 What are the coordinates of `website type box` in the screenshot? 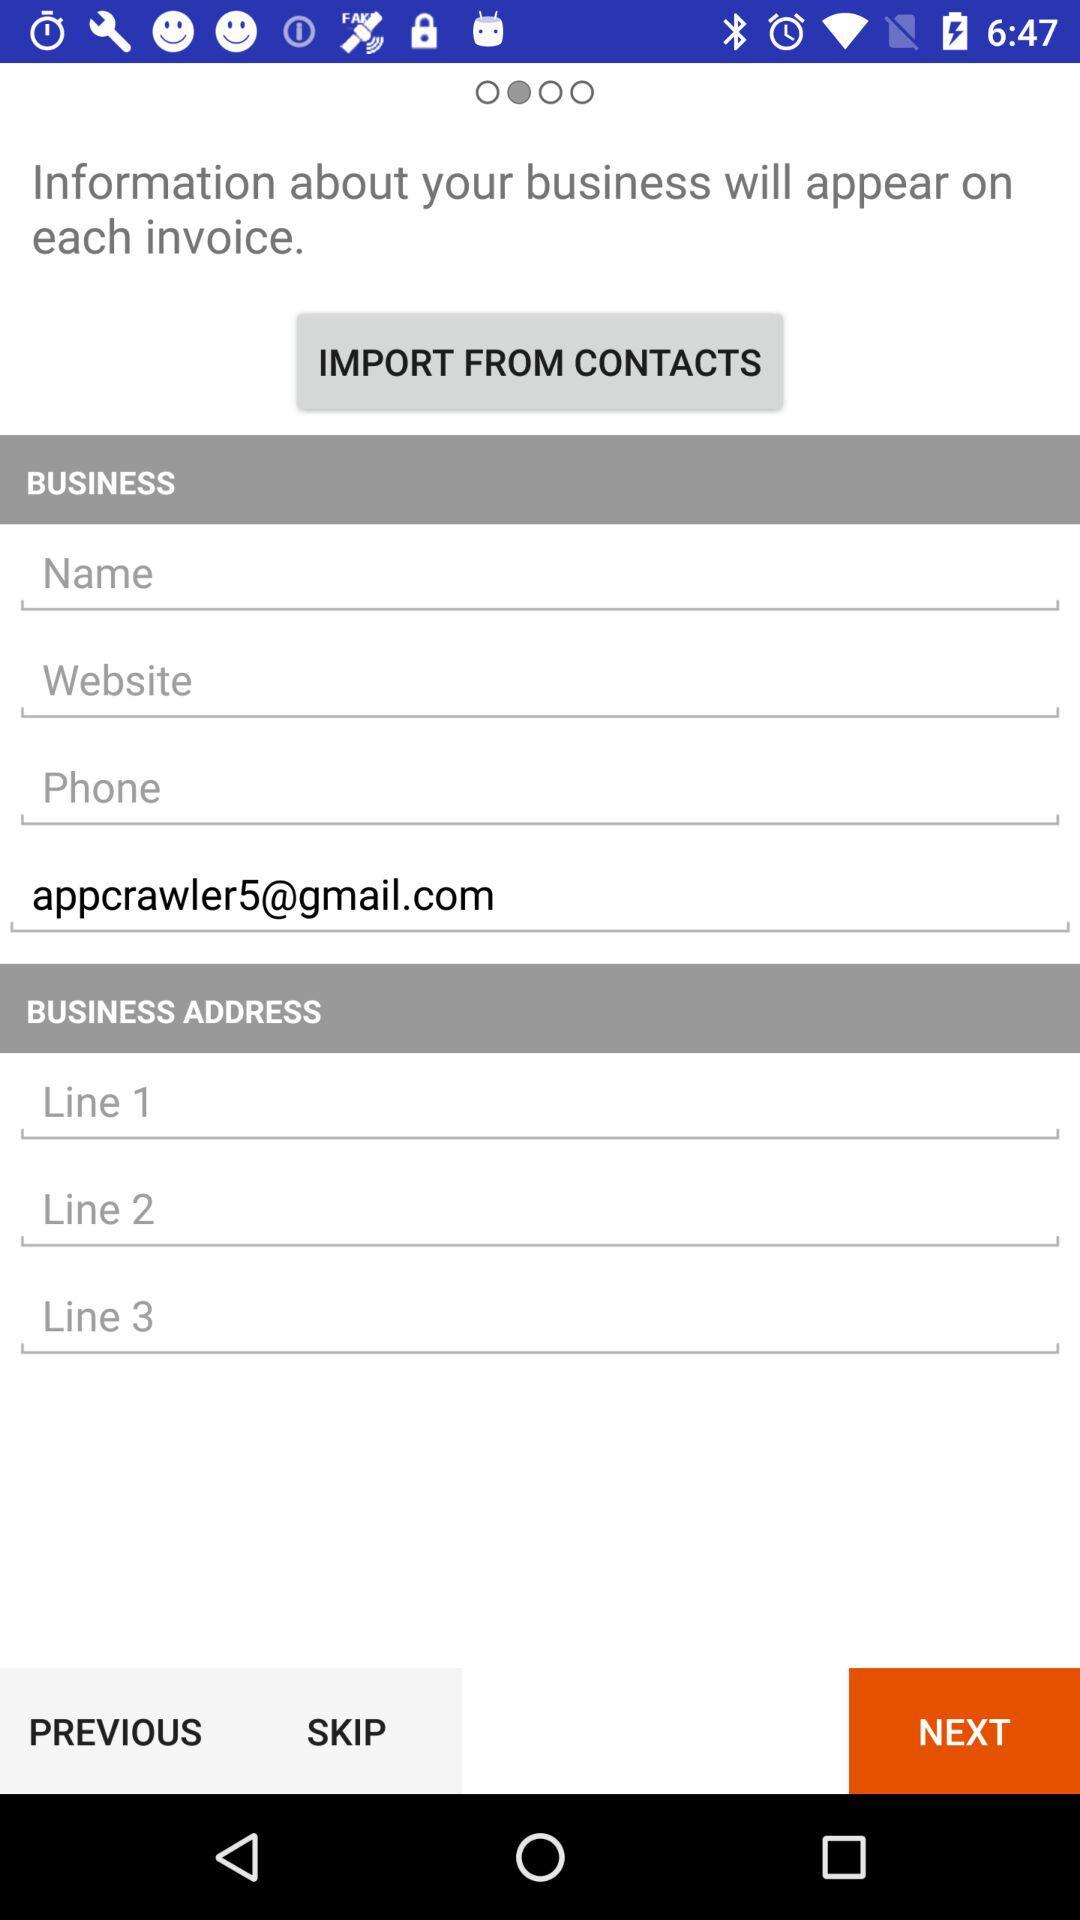 It's located at (540, 679).